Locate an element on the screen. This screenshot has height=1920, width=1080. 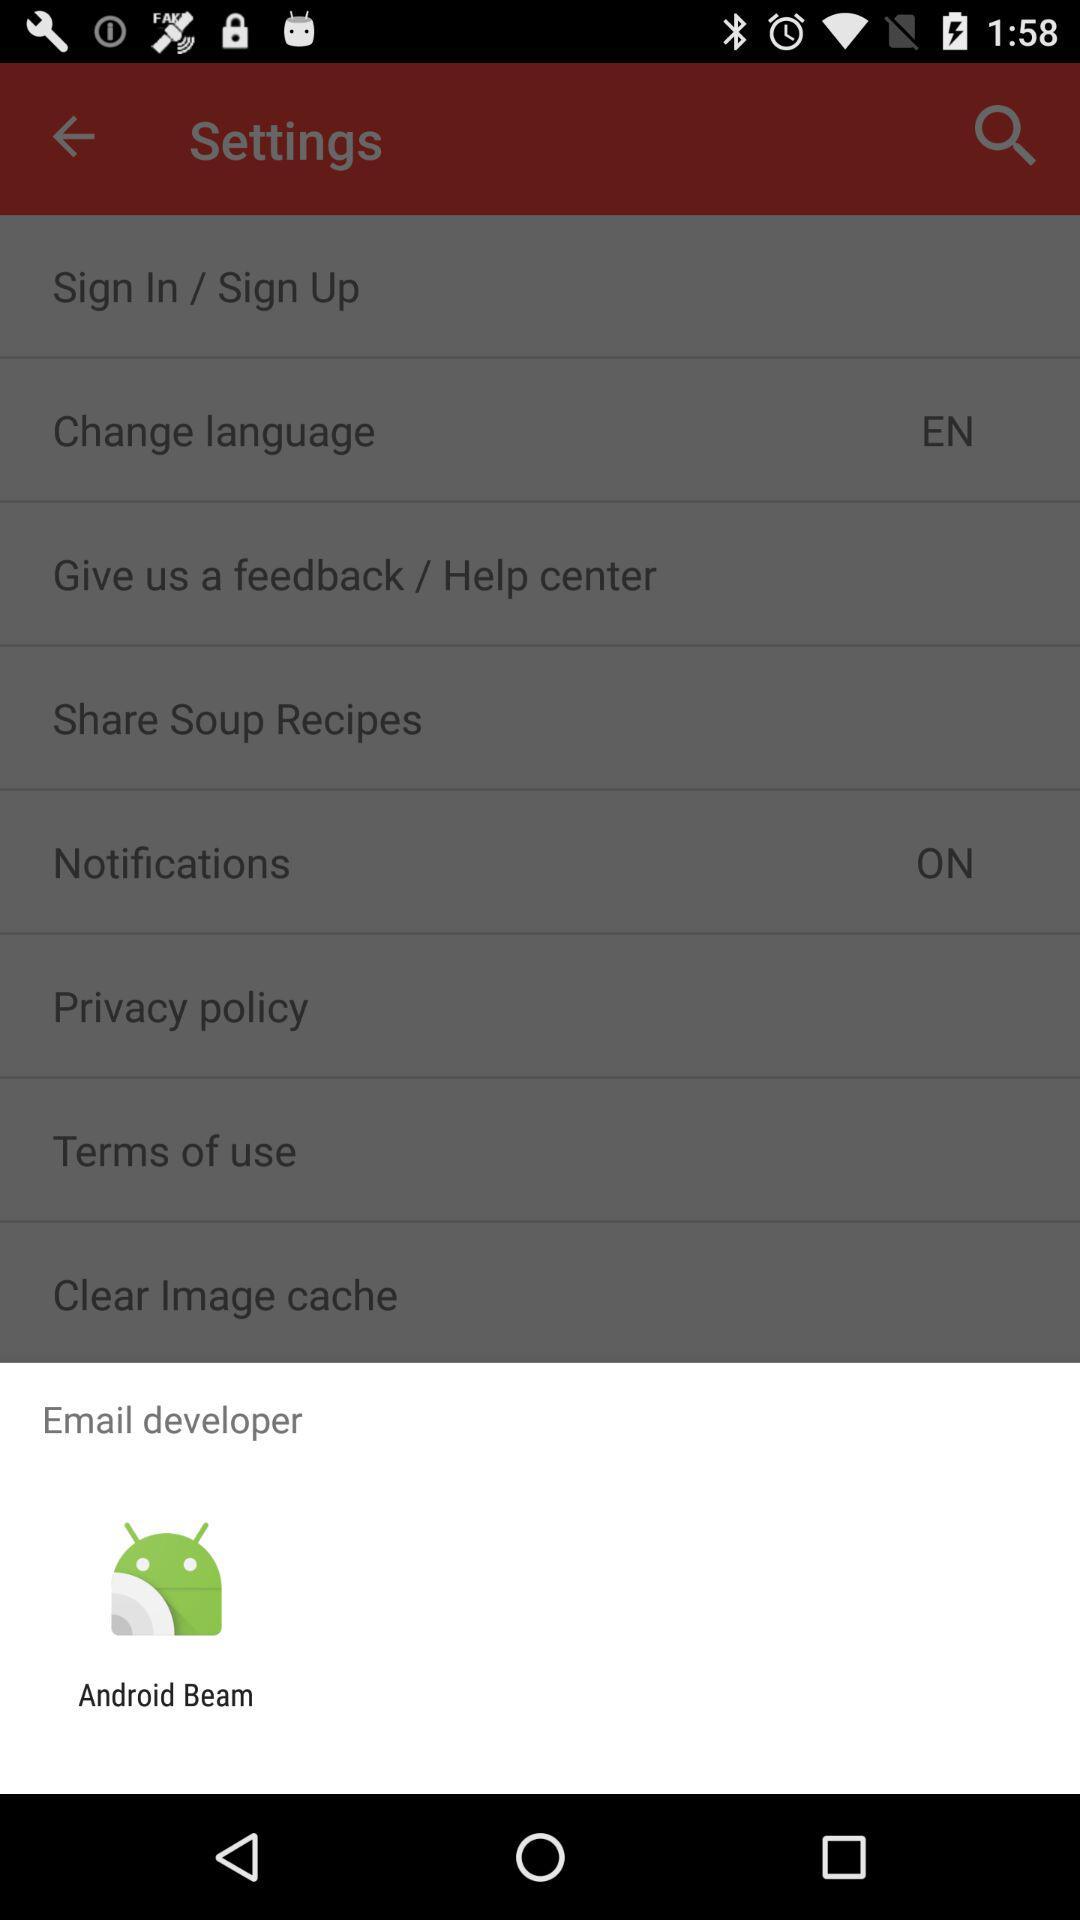
item below the email developer item is located at coordinates (165, 1579).